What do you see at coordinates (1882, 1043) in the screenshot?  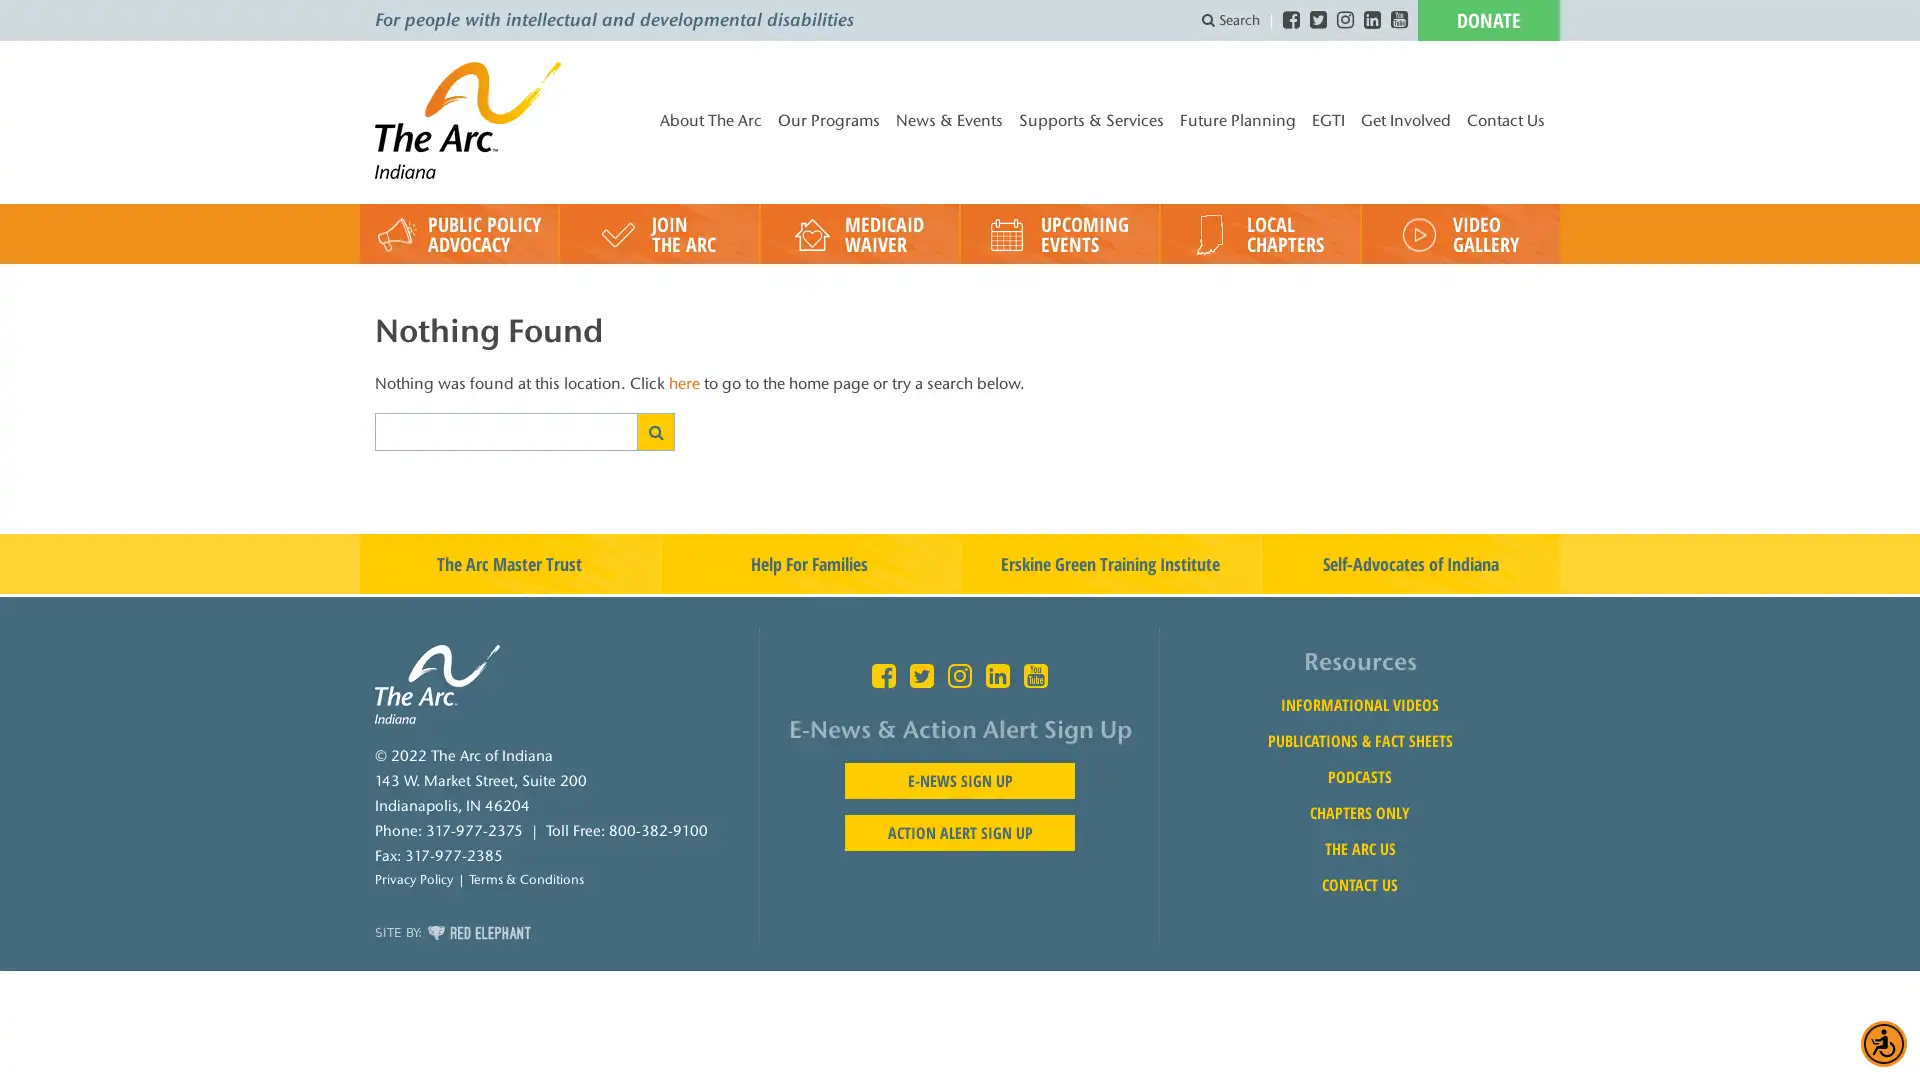 I see `Accessibility Menu` at bounding box center [1882, 1043].